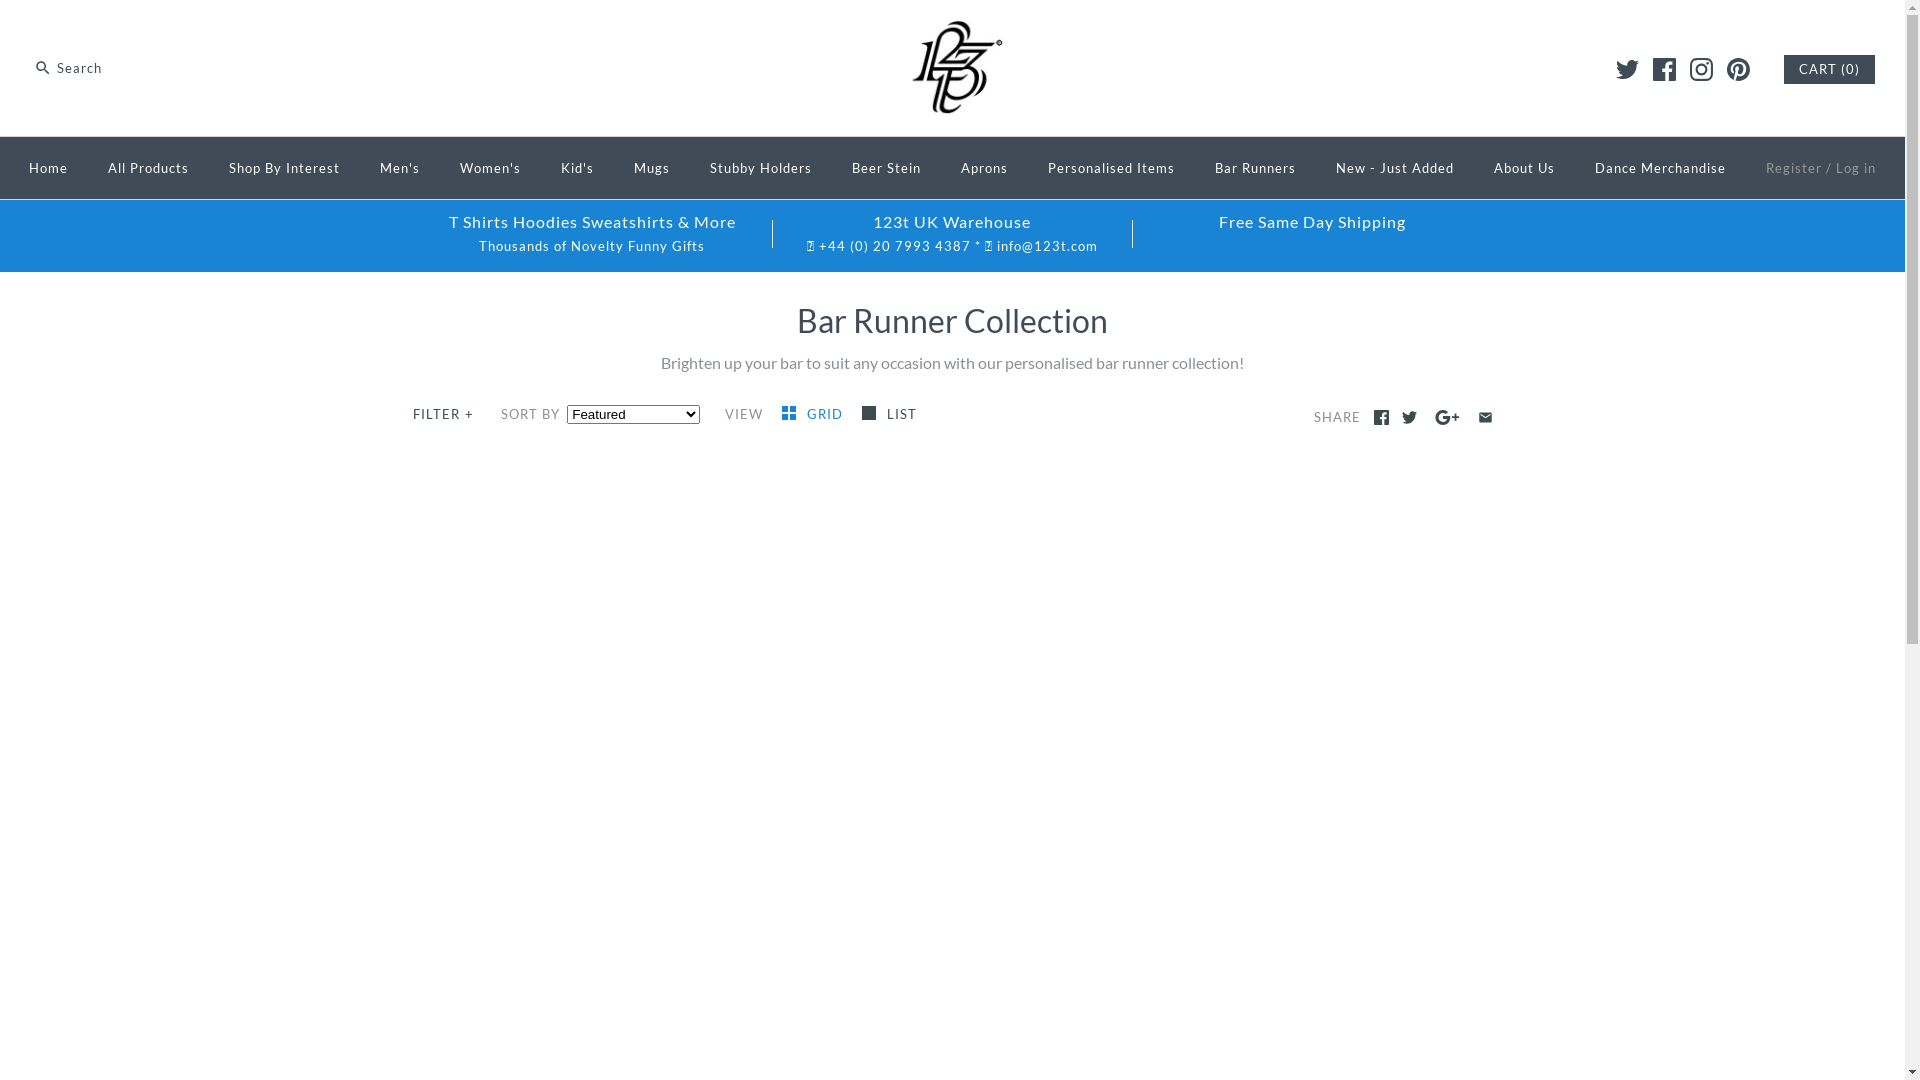 Image resolution: width=1920 pixels, height=1080 pixels. I want to click on 'Facebook', so click(1372, 416).